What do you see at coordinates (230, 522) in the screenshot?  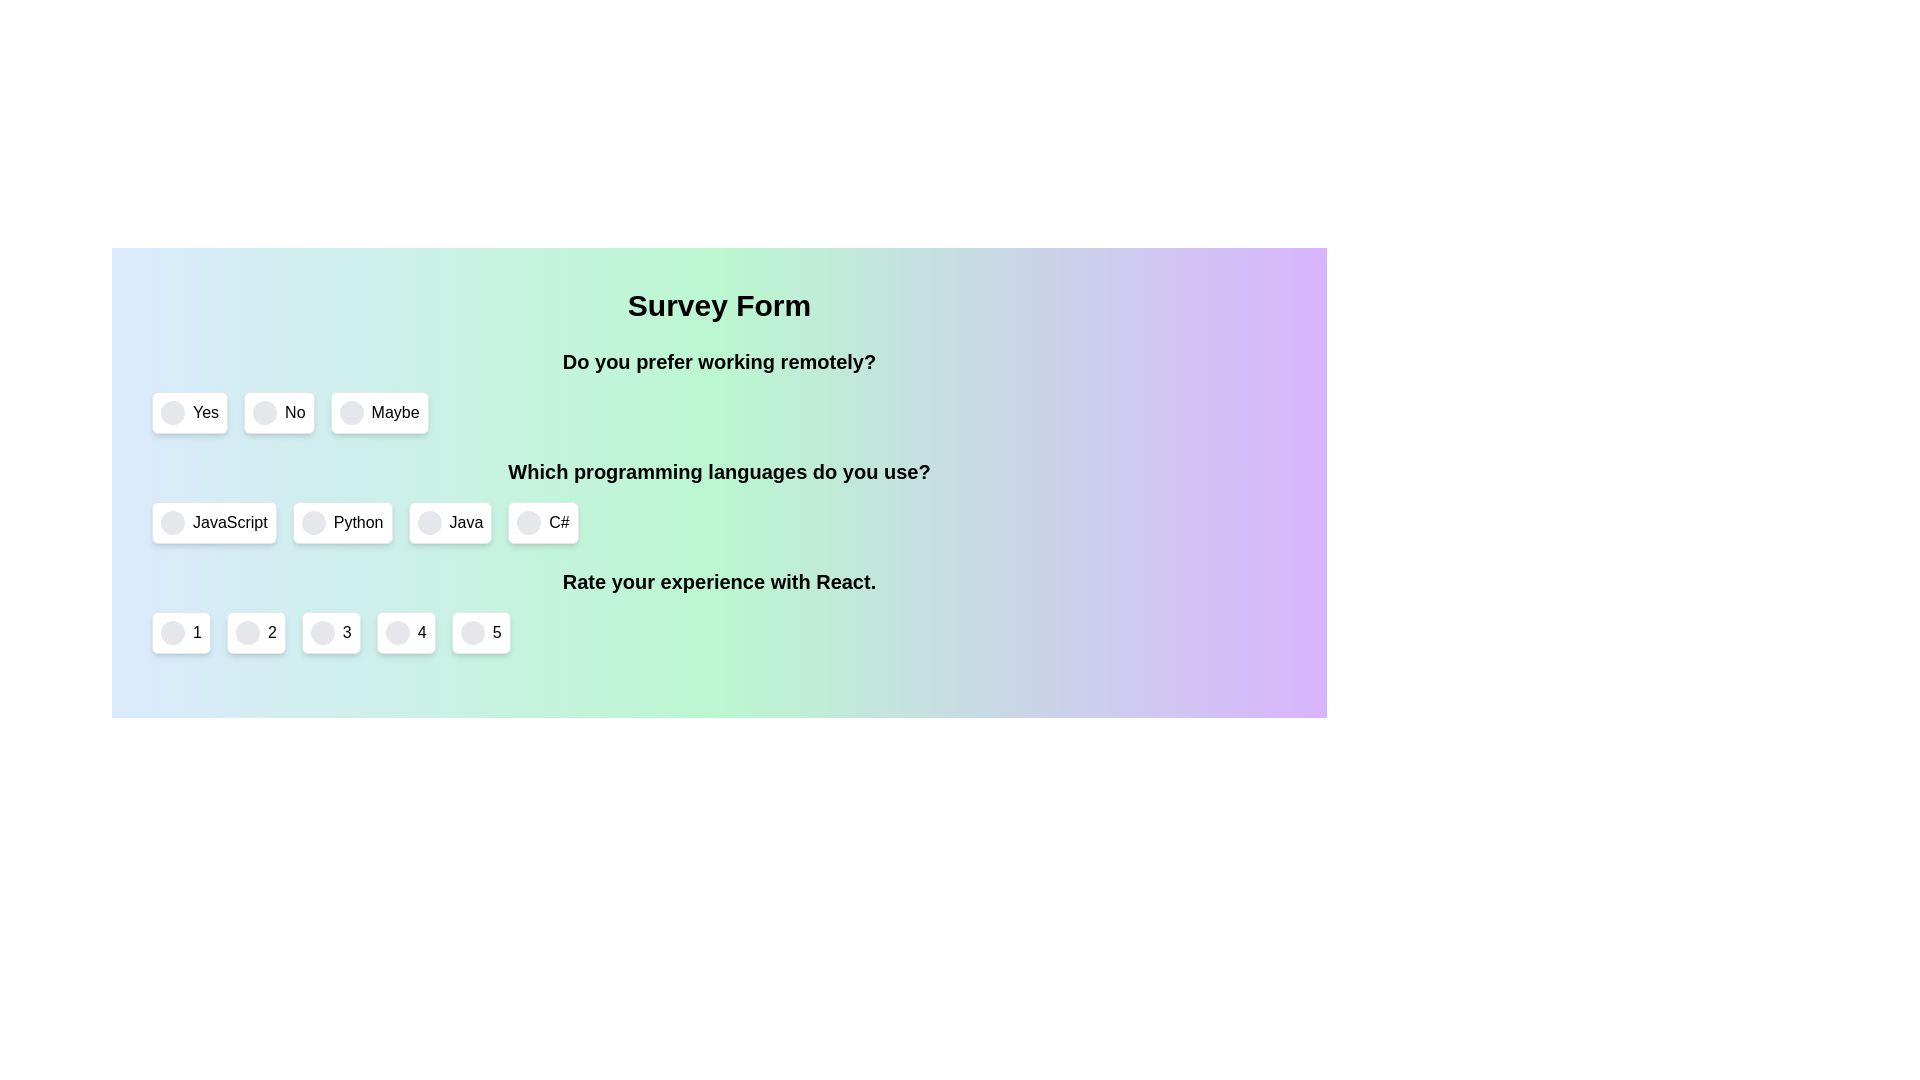 I see `the 'JavaScript' text label, which describes the second selectable option for programming languages, located to the right of its corresponding circular checkbox` at bounding box center [230, 522].